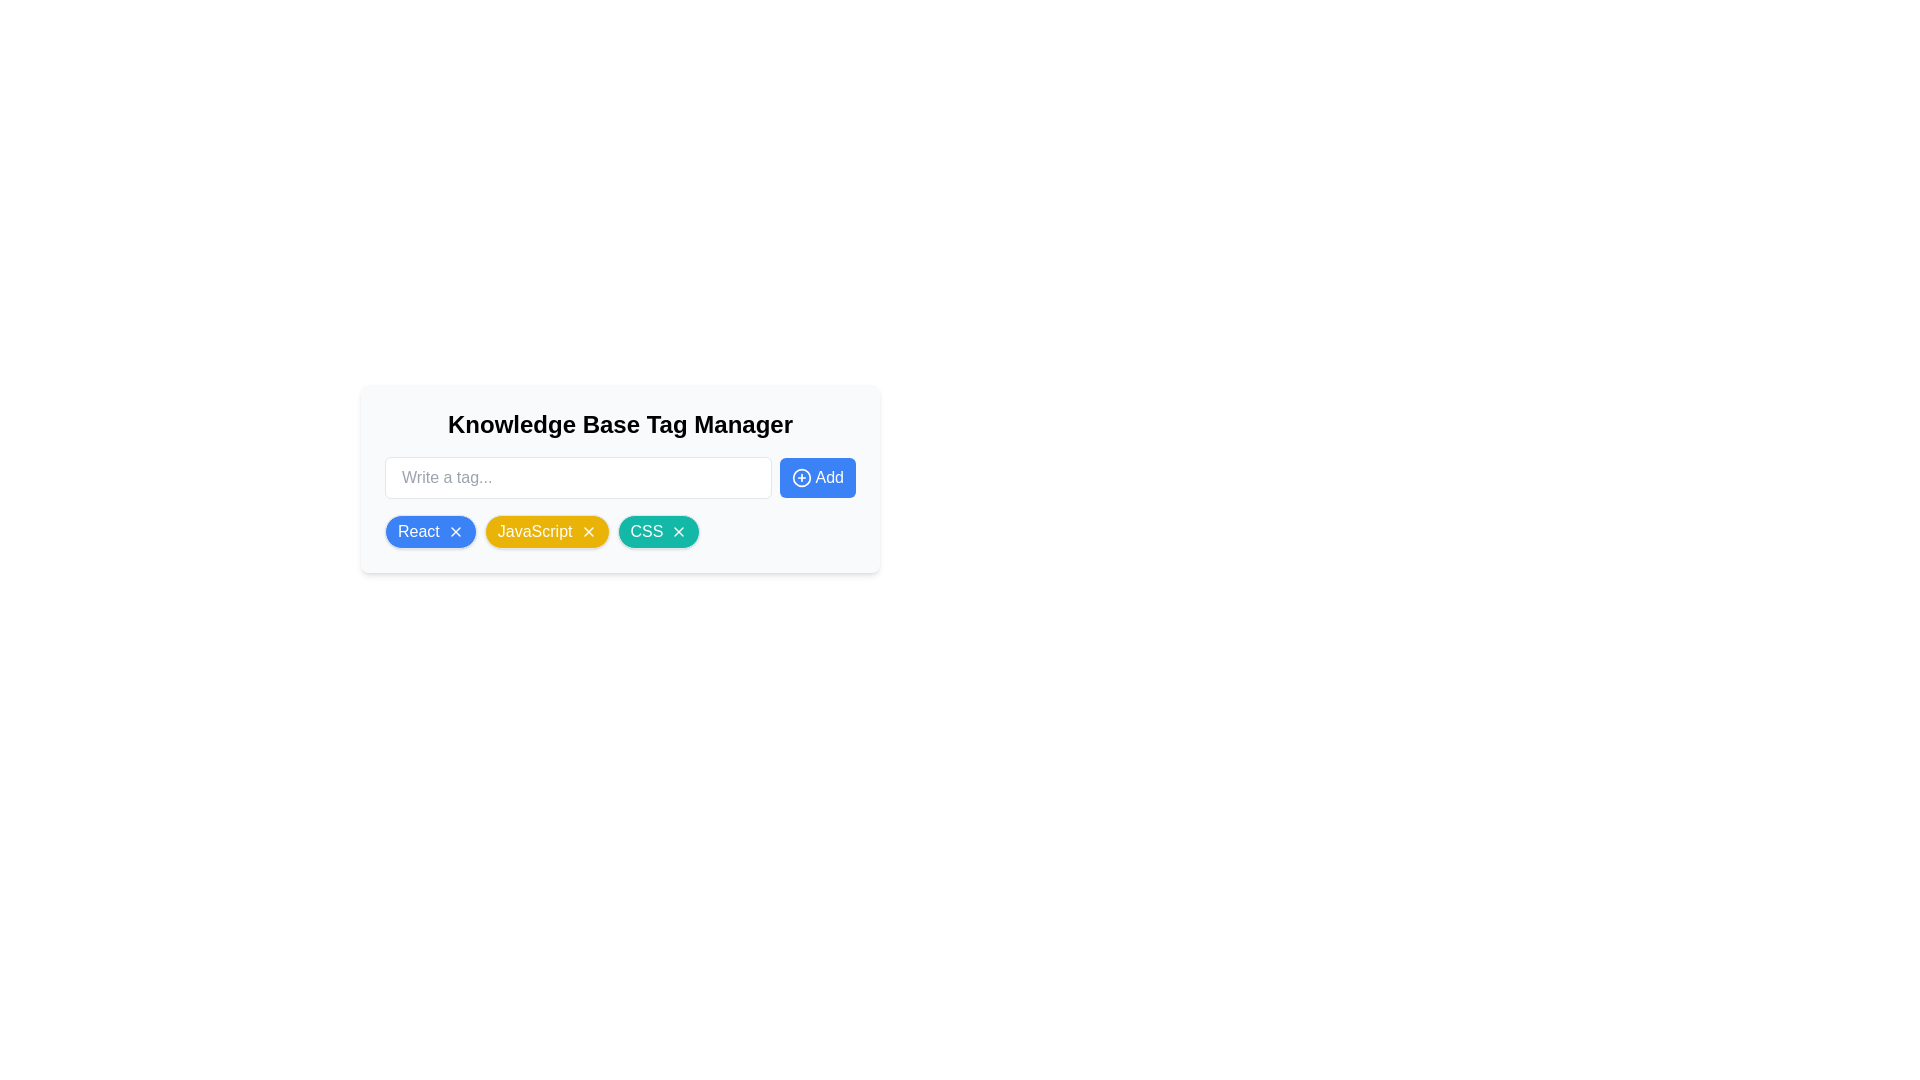 The image size is (1920, 1080). What do you see at coordinates (619, 531) in the screenshot?
I see `the 'x' icon within the Tag group` at bounding box center [619, 531].